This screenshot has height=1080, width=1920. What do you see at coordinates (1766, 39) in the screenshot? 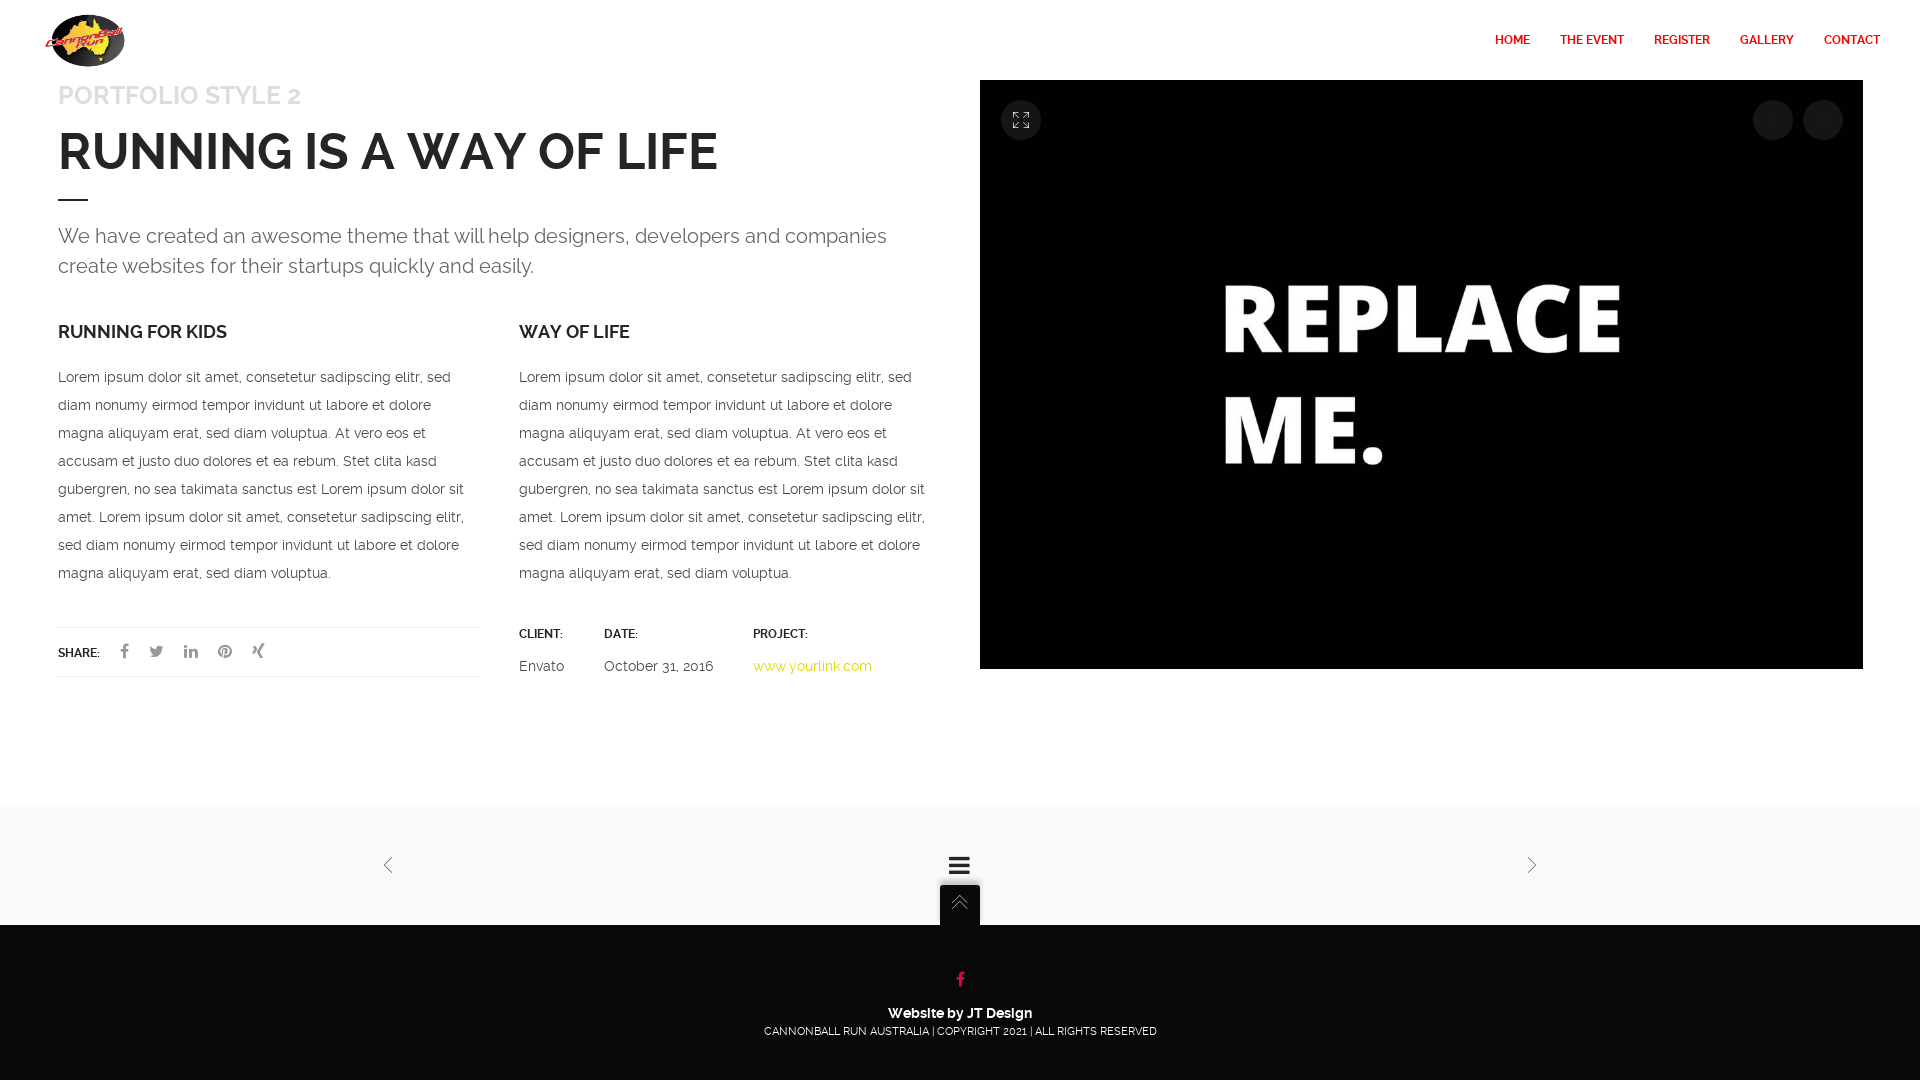
I see `'GALLERY'` at bounding box center [1766, 39].